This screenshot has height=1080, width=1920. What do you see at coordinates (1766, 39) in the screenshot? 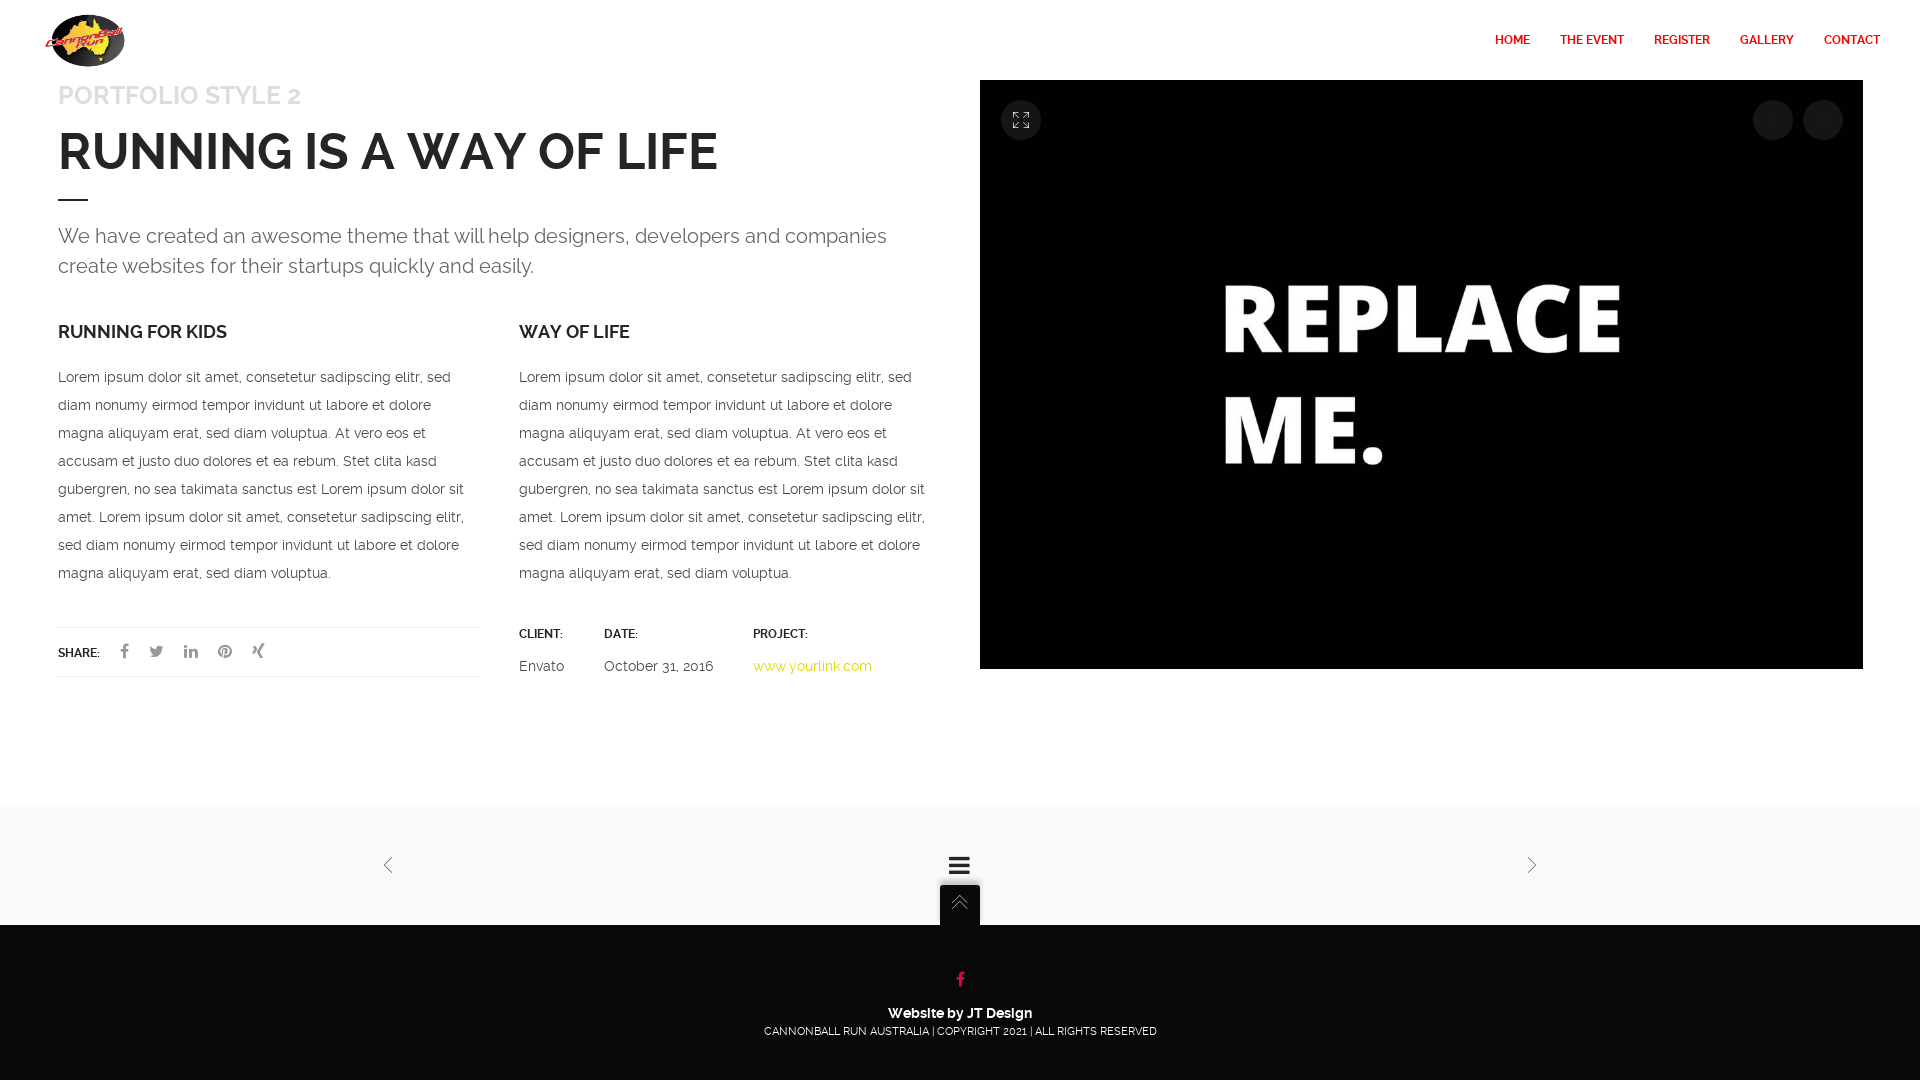
I see `'GALLERY'` at bounding box center [1766, 39].